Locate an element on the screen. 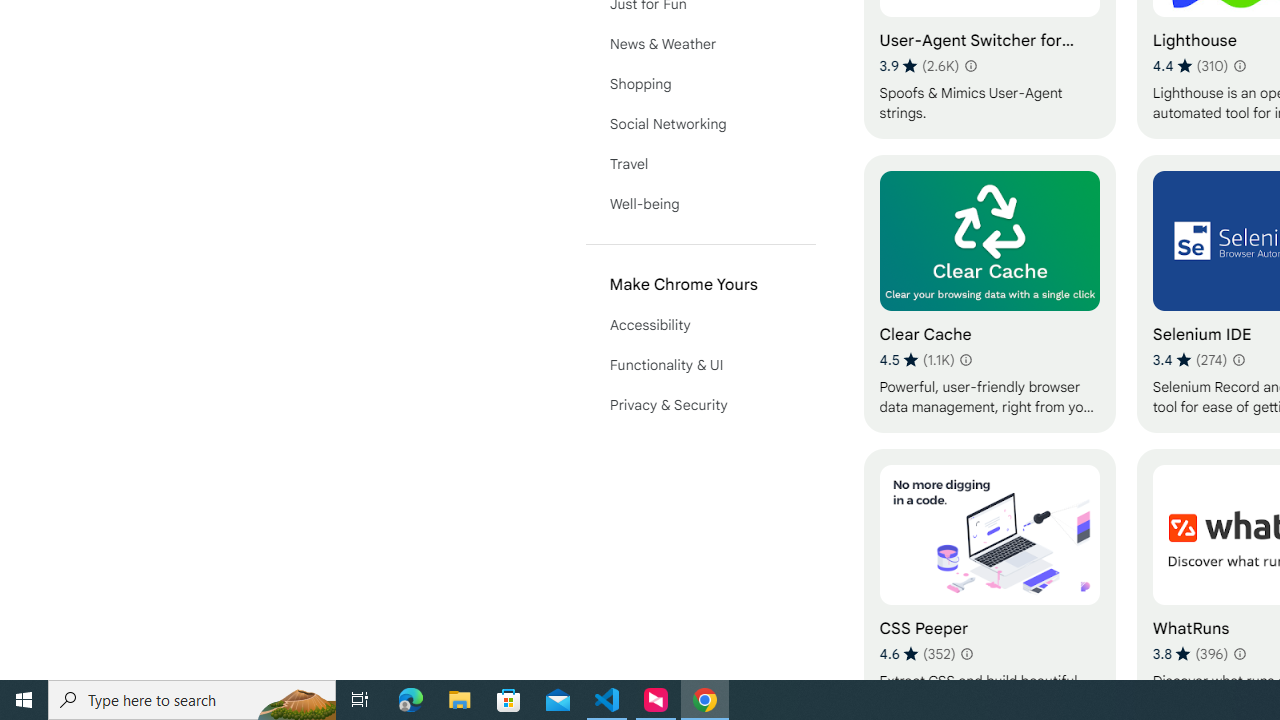 This screenshot has height=720, width=1280. 'Average rating 4.4 out of 5 stars. 310 ratings.' is located at coordinates (1190, 65).